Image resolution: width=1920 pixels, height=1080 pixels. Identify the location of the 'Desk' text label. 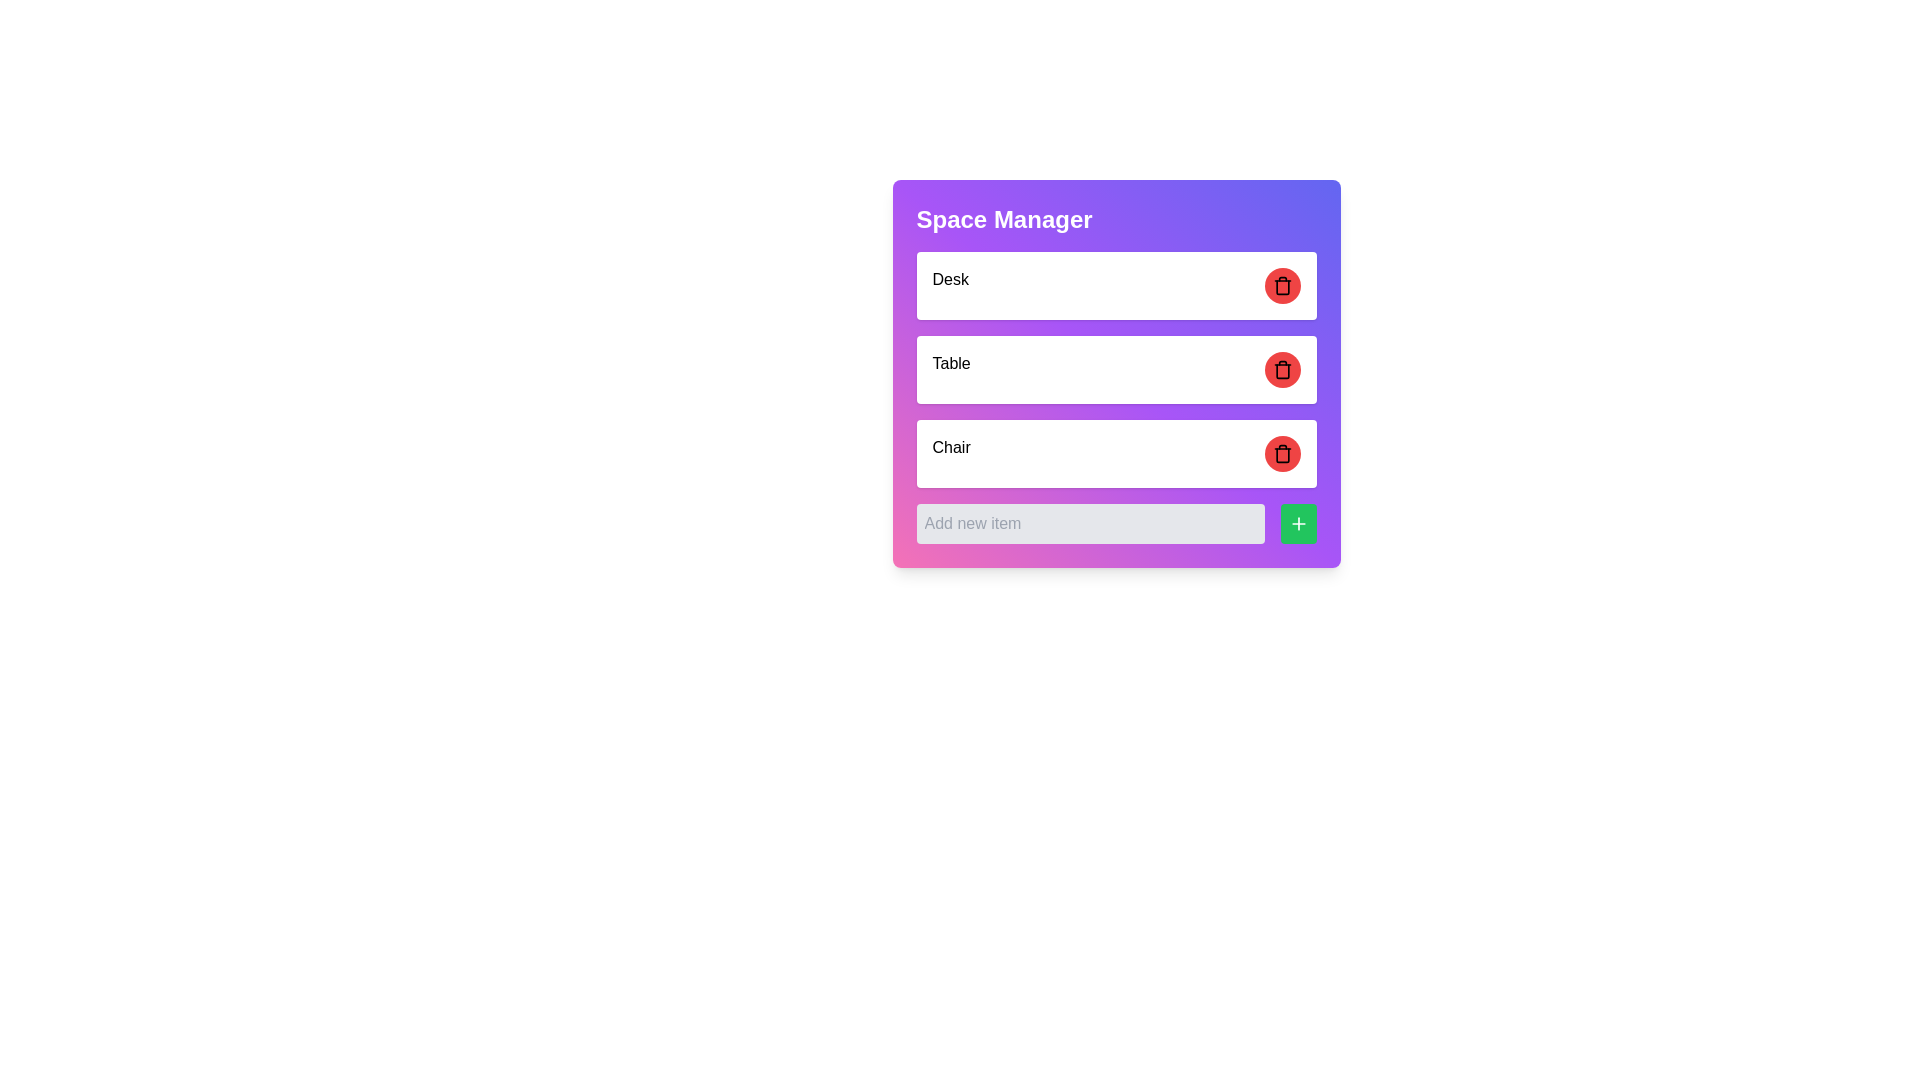
(949, 285).